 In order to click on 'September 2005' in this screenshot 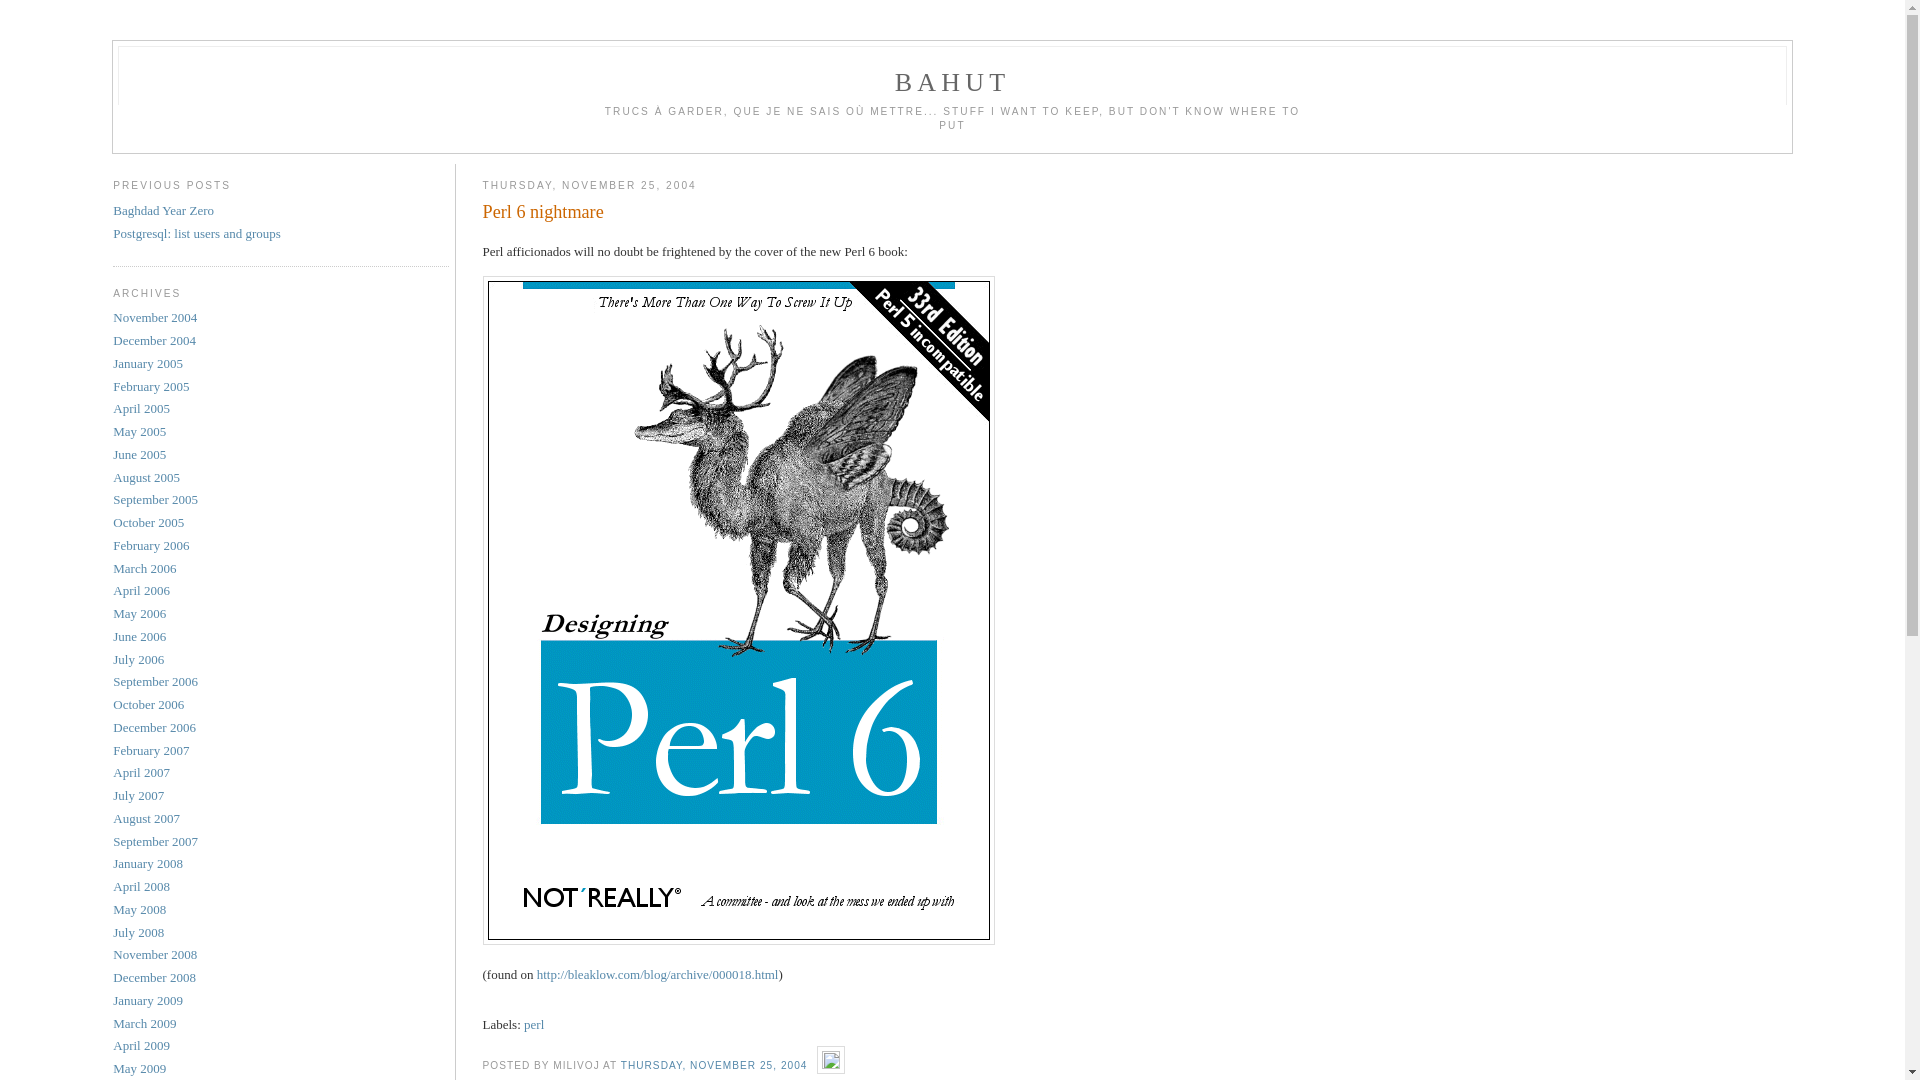, I will do `click(154, 498)`.